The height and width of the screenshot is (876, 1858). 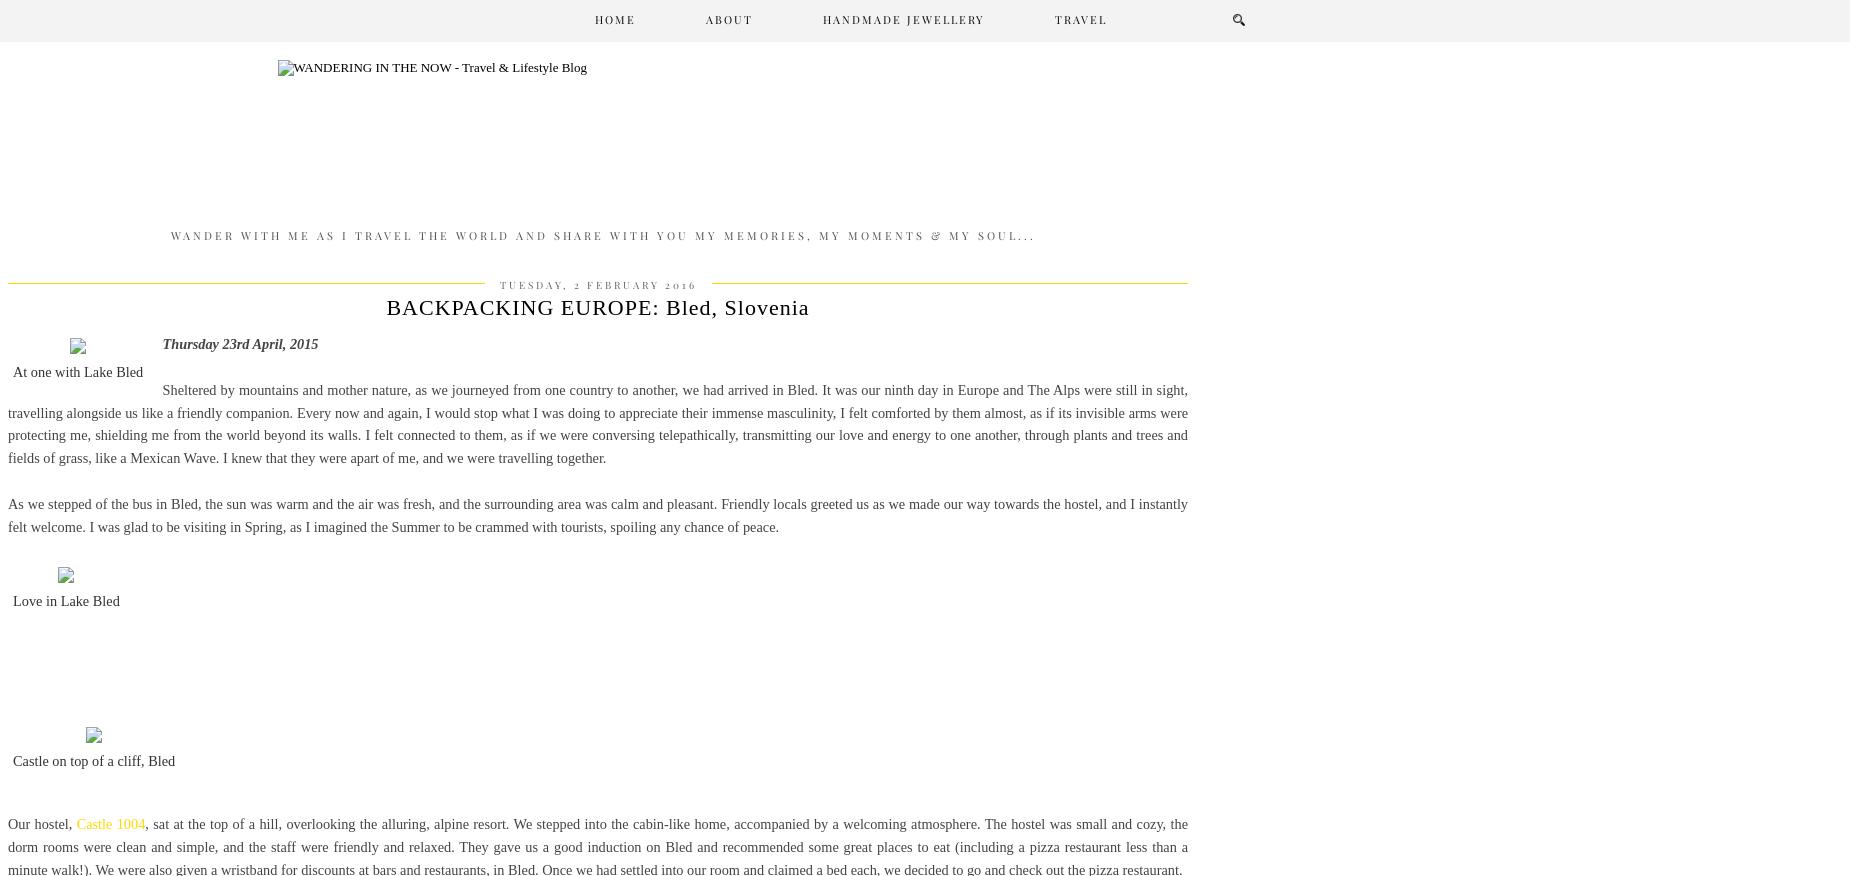 What do you see at coordinates (601, 234) in the screenshot?
I see `'wander with me as i travel the world and share with you my memories, my moments & my soul...'` at bounding box center [601, 234].